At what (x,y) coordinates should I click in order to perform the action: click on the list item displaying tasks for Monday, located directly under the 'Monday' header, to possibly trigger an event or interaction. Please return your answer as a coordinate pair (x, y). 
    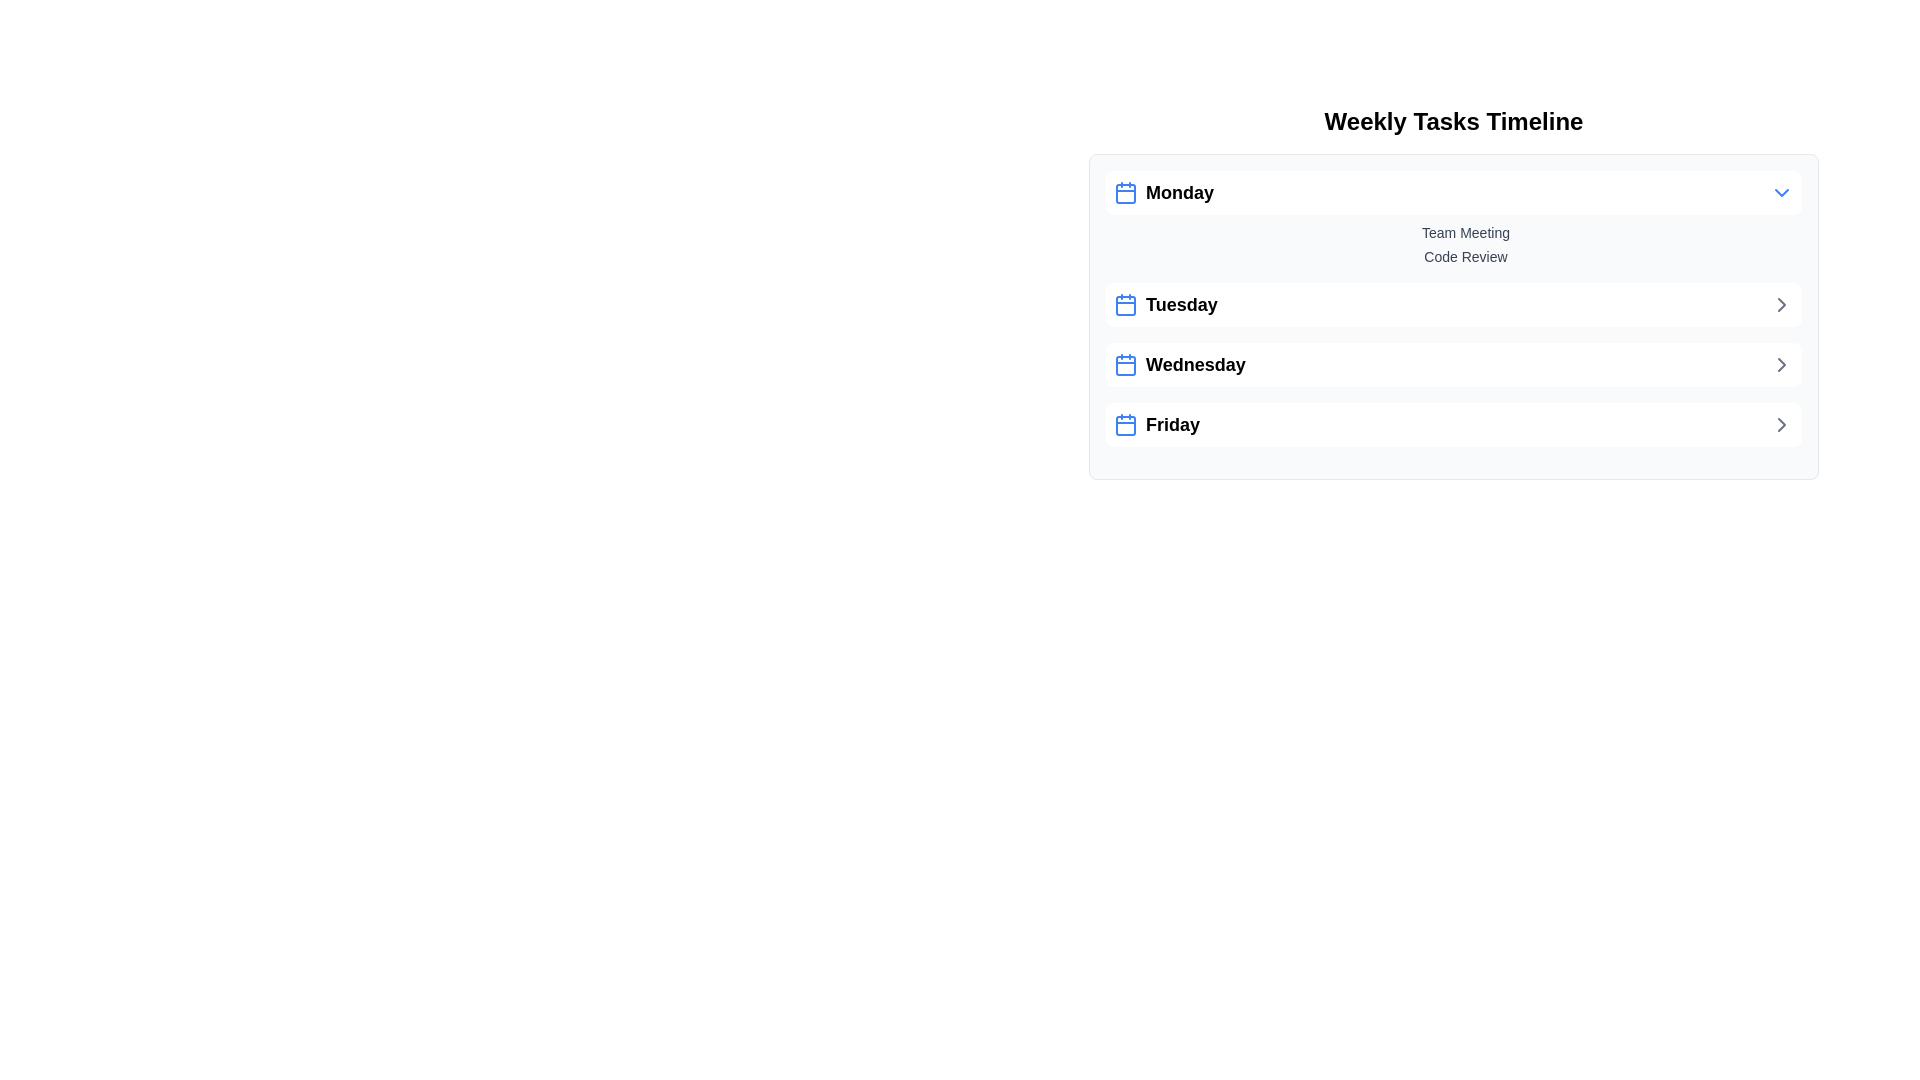
    Looking at the image, I should click on (1454, 244).